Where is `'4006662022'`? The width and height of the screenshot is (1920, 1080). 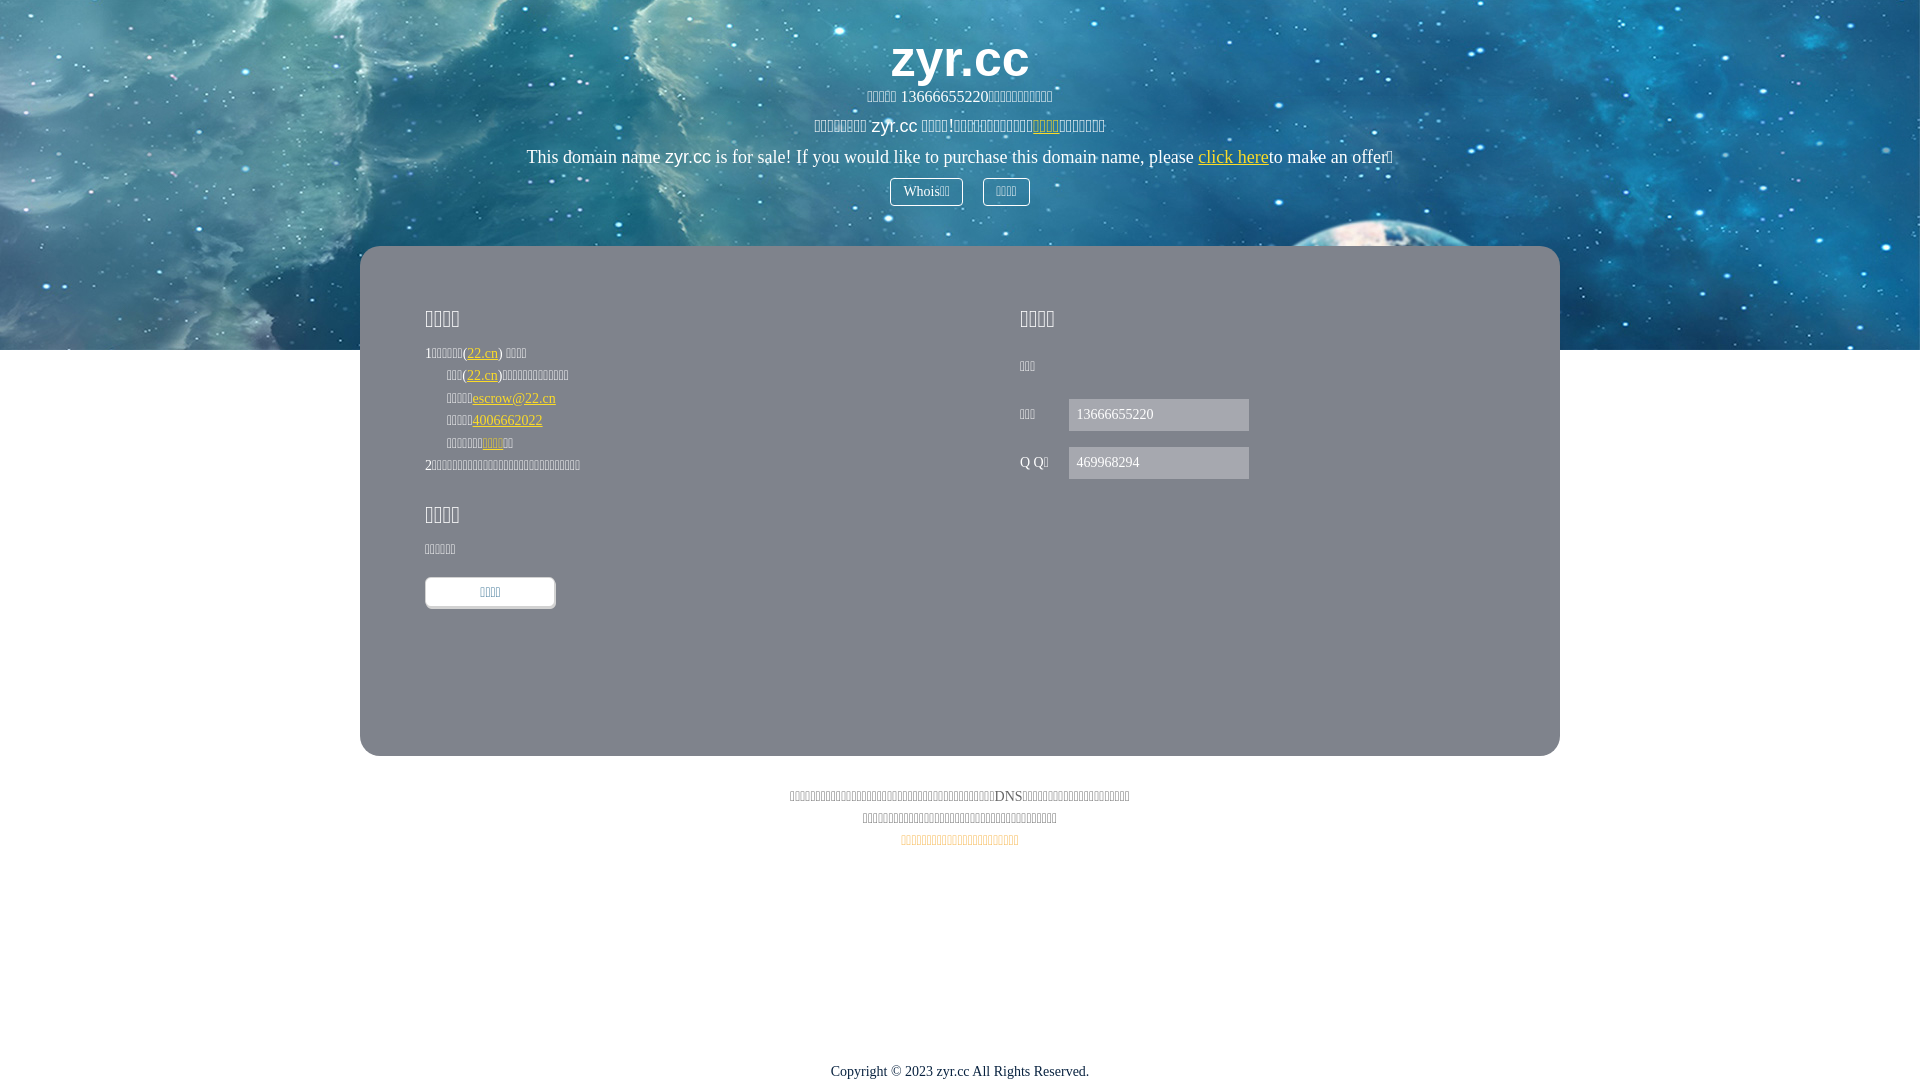 '4006662022' is located at coordinates (472, 419).